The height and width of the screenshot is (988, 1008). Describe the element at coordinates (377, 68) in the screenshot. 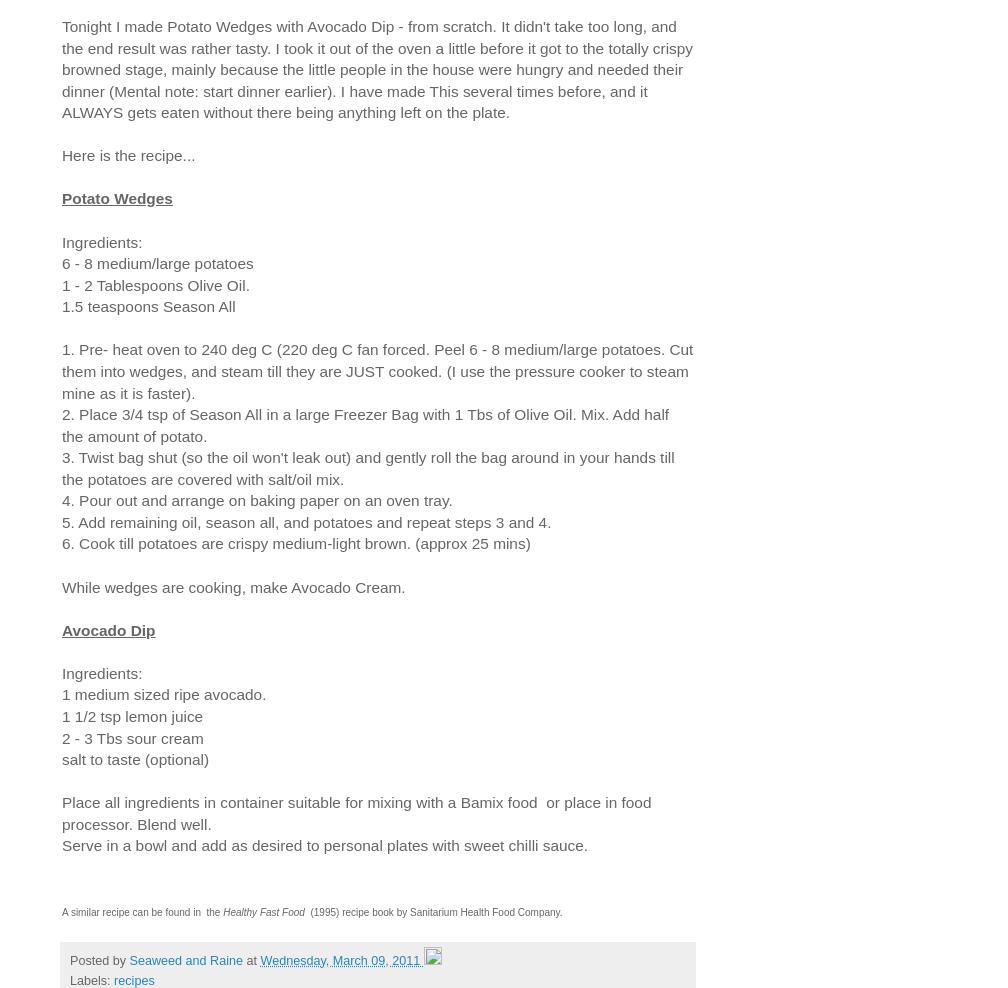

I see `'Tonight I made Potato Wedges with Avocado Dip - from scratch. It didn't take too long, and the end result was rather tasty. I took it out of the oven a little before it got to the totally crispy browned stage, mainly because the little people in the house were hungry and needed their dinner (Mental note: start dinner earlier). I have made This several times before, and it ALWAYS gets eaten without there being anything left on the plate.'` at that location.